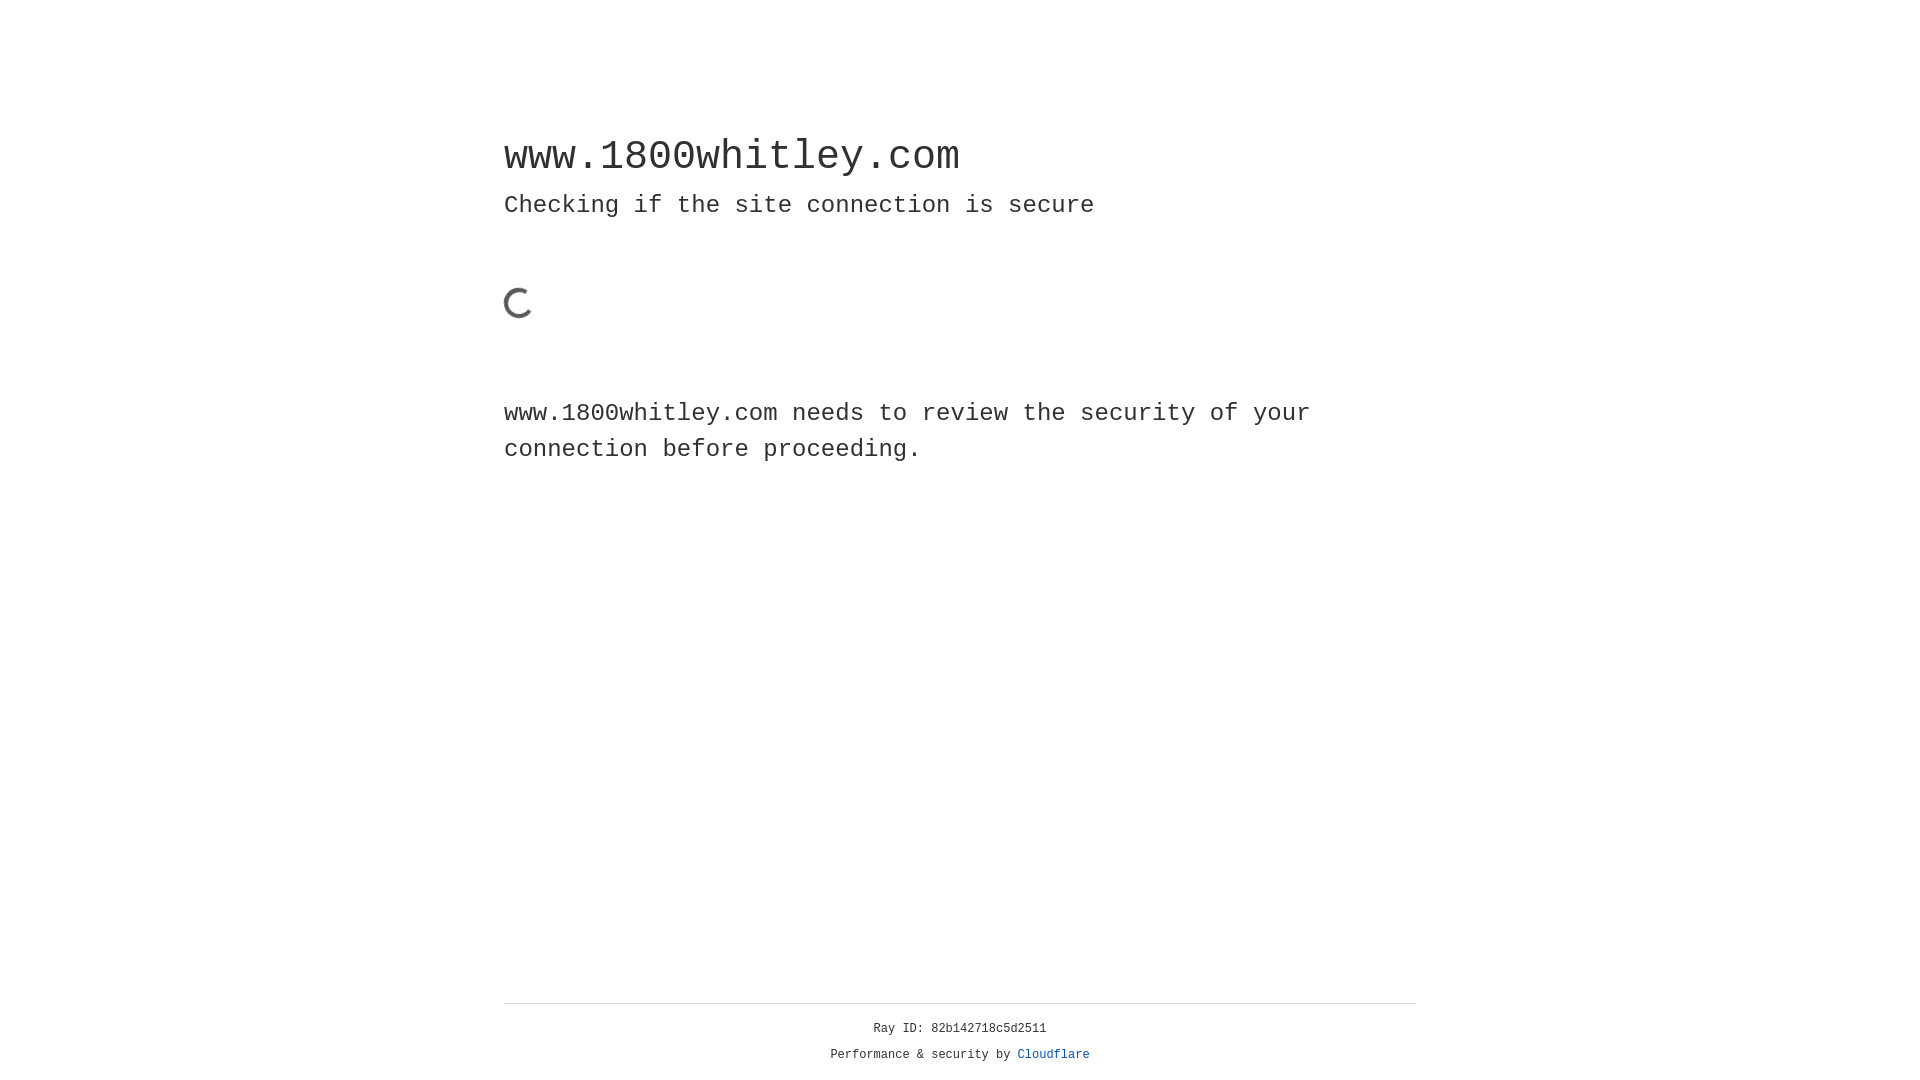 Image resolution: width=1920 pixels, height=1080 pixels. What do you see at coordinates (1017, 1054) in the screenshot?
I see `'Cloudflare'` at bounding box center [1017, 1054].